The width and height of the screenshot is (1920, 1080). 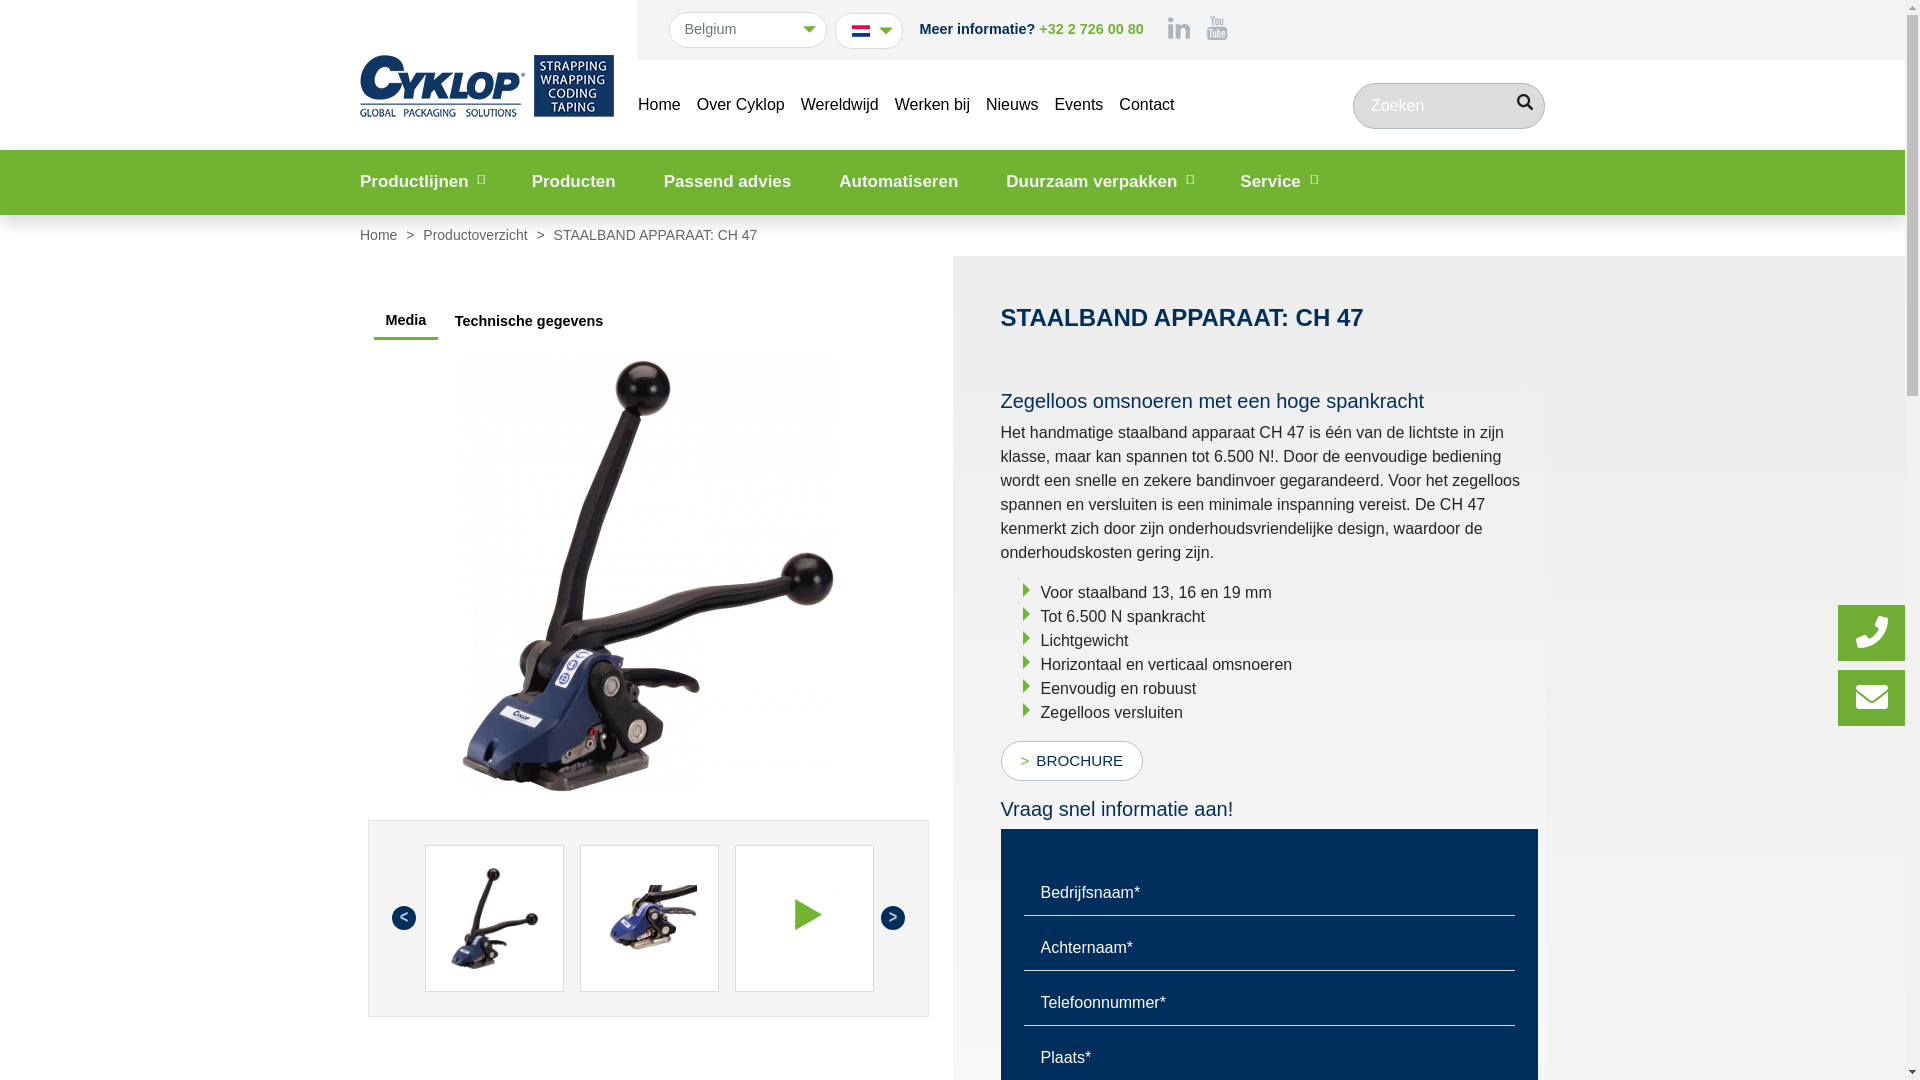 I want to click on 'Wereldwijd', so click(x=840, y=104).